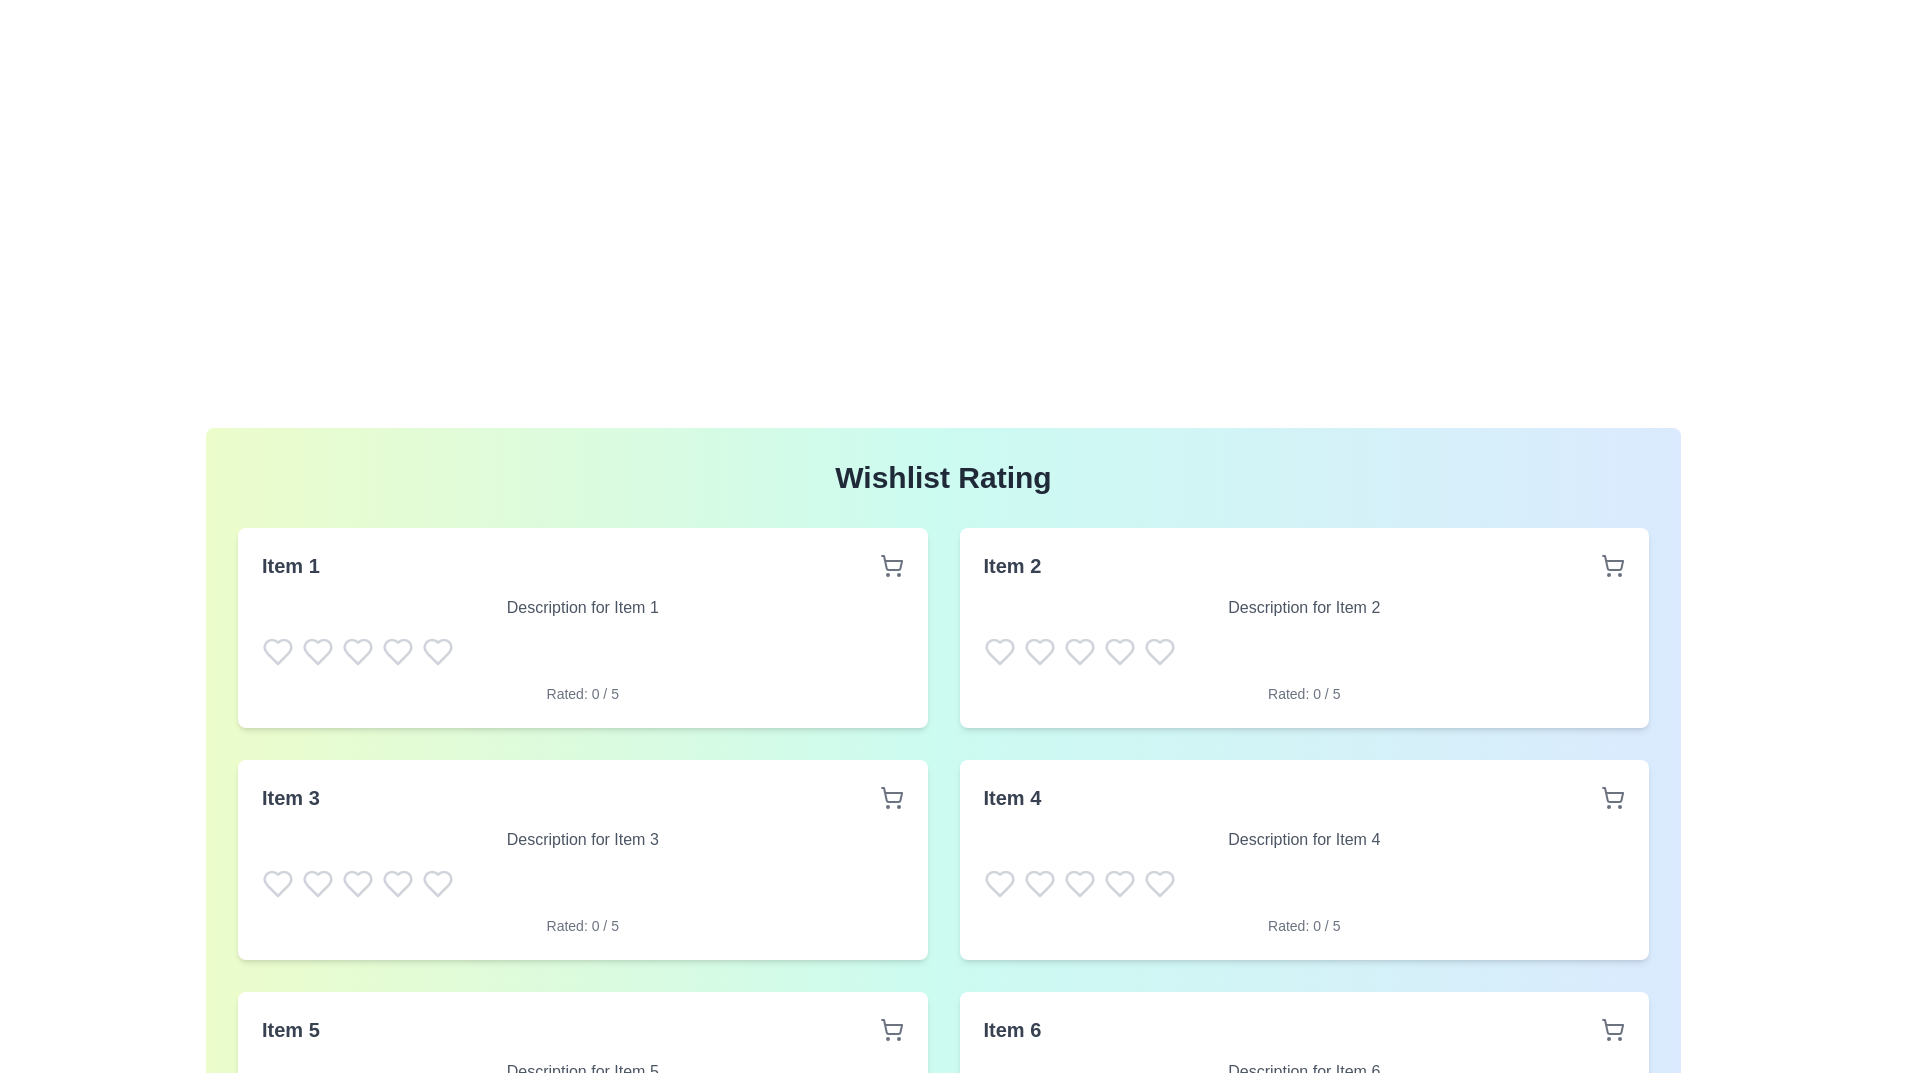  Describe the element at coordinates (581, 607) in the screenshot. I see `the description text of the desired item to view its details` at that location.